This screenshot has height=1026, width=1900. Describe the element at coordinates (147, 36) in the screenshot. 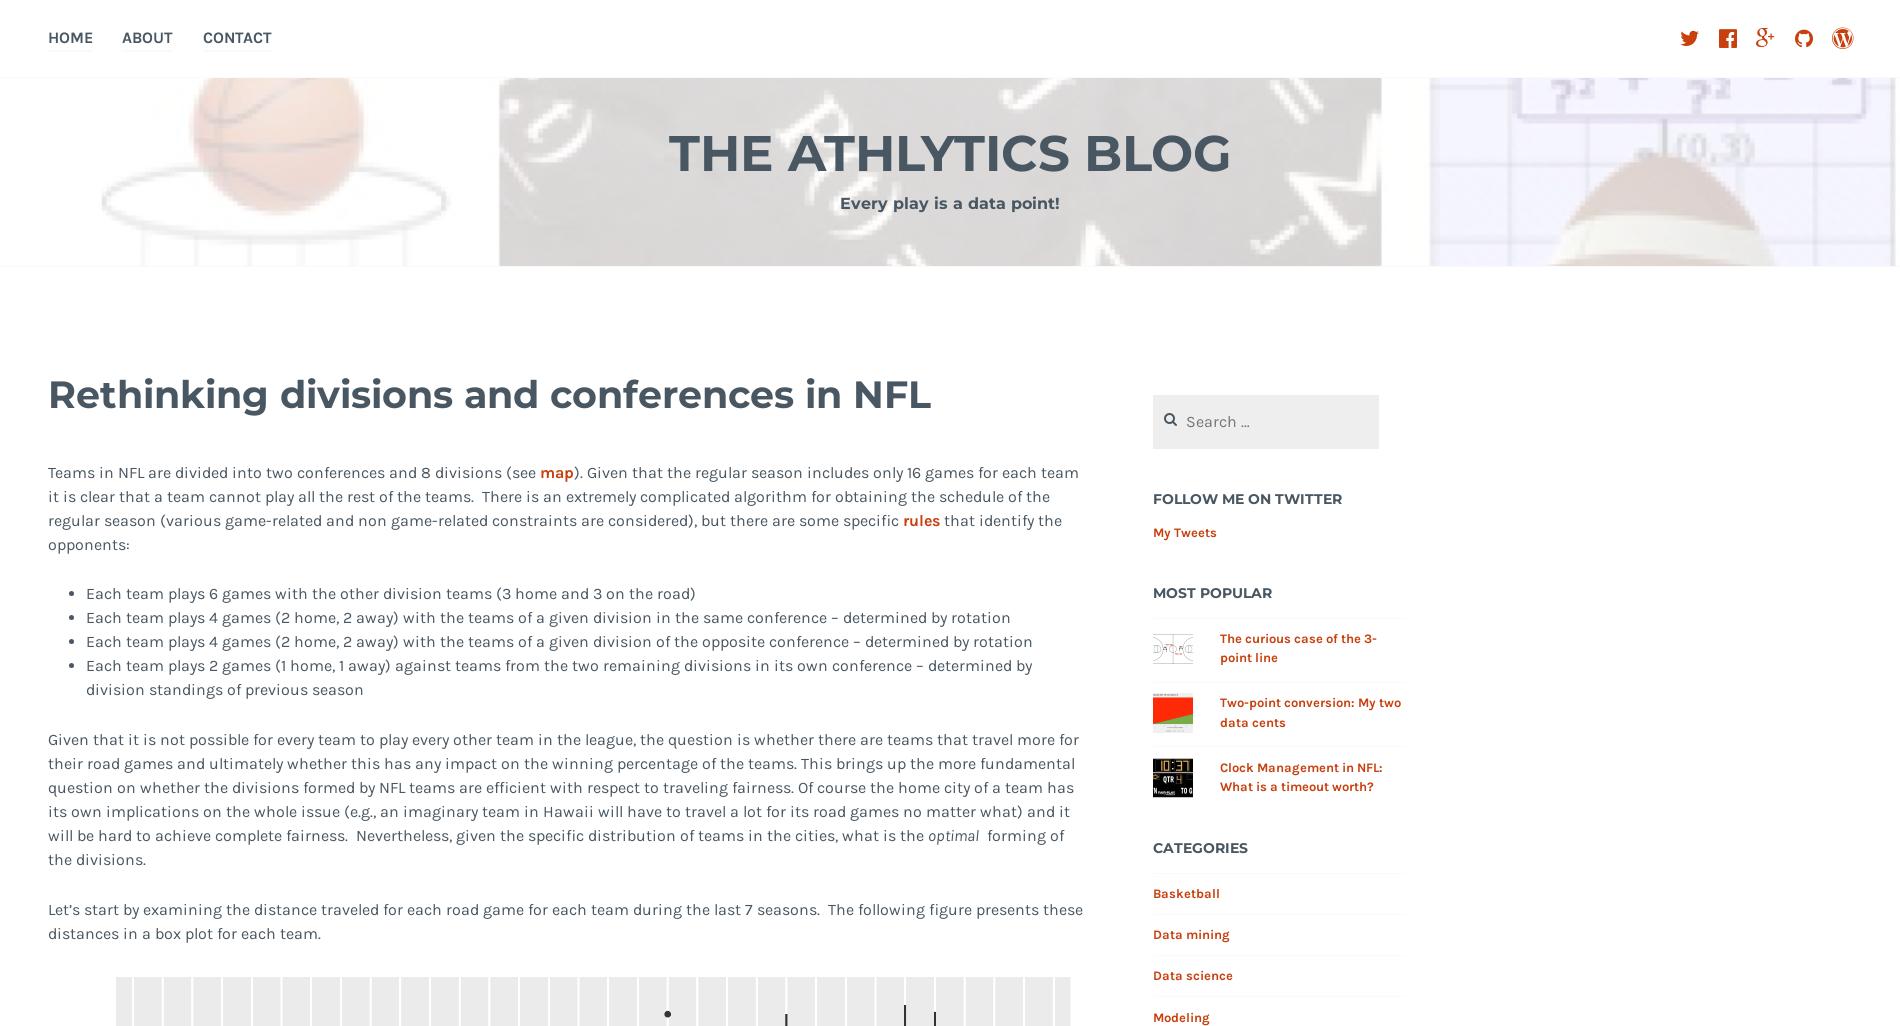

I see `'About'` at that location.